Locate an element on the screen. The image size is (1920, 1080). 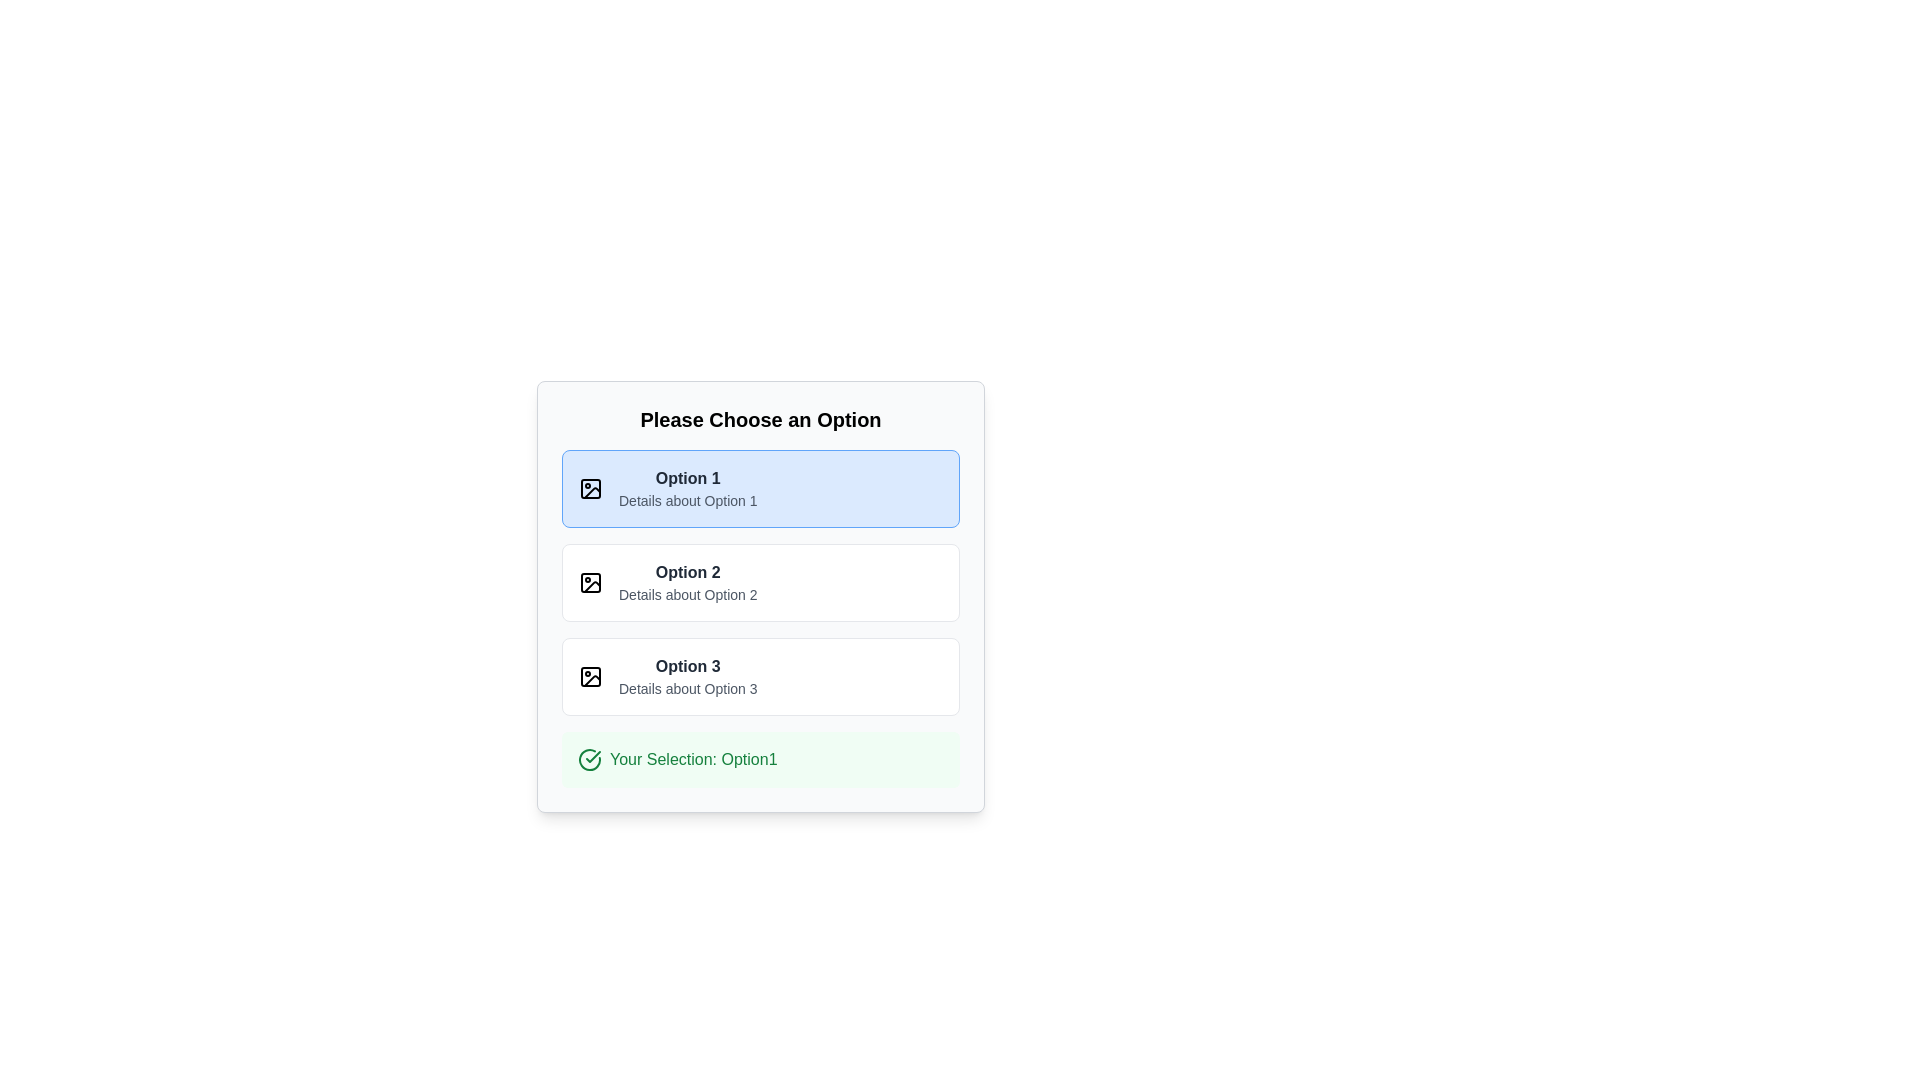
the Image icon that accompanies the 'Option 1' text label, which is highlighted in blue and located at the top-left within the 'Option 1' component is located at coordinates (589, 489).